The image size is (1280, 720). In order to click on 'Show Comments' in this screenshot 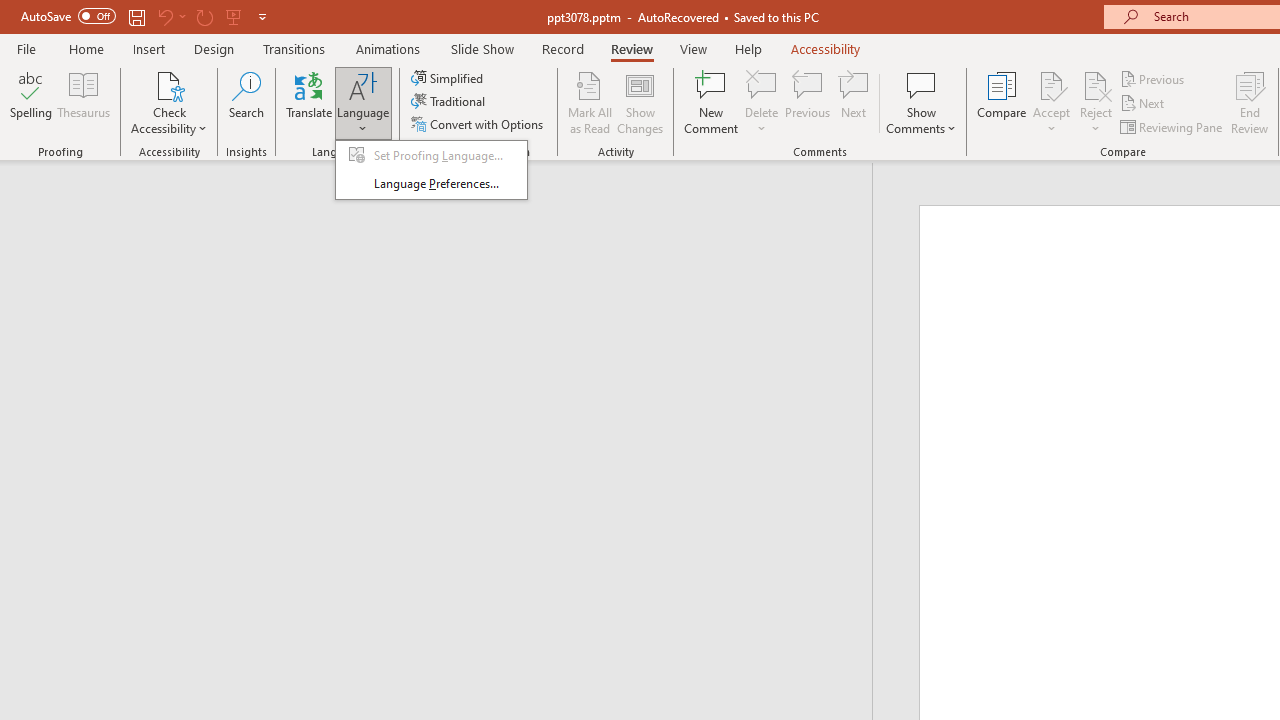, I will do `click(920, 84)`.